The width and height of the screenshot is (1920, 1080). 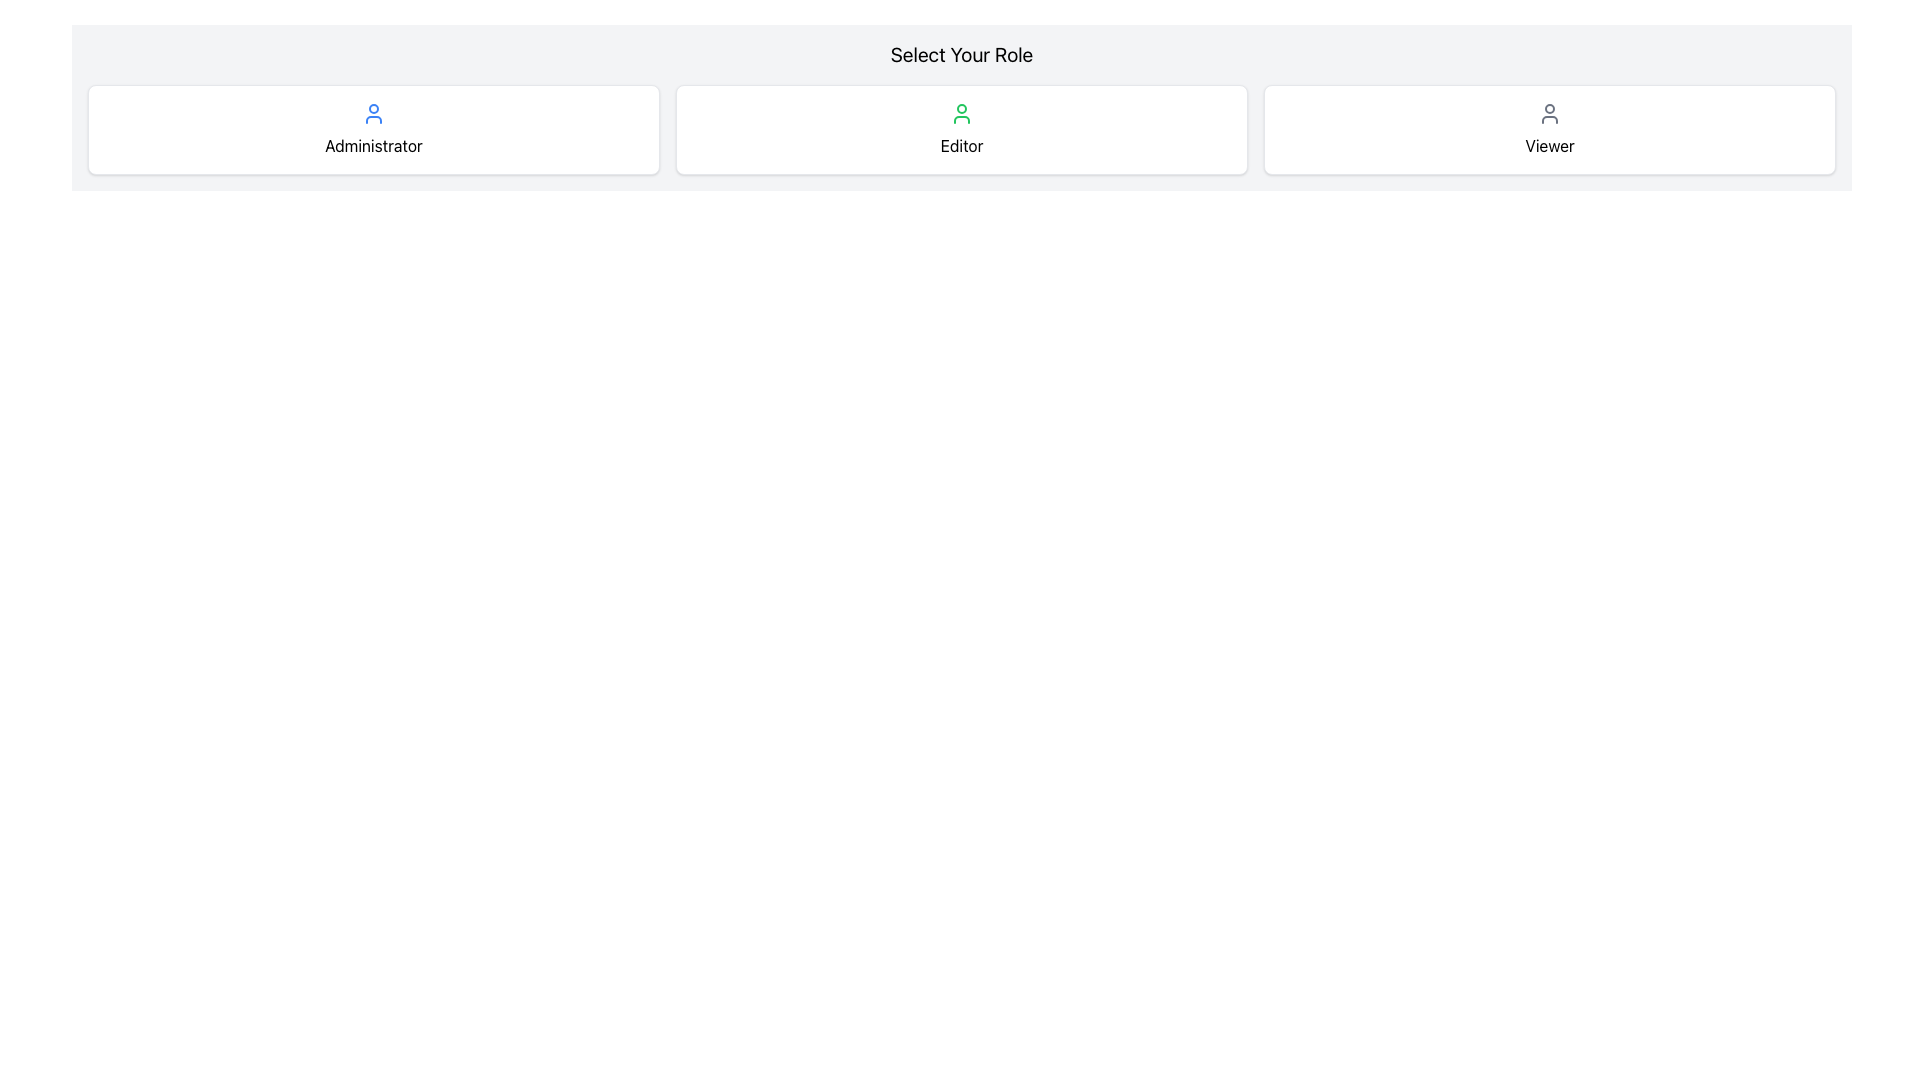 I want to click on the 'Viewer' text label by clicking on it, which is located in the bottom center of the rightmost box in a row of three boxes, so click(x=1549, y=145).